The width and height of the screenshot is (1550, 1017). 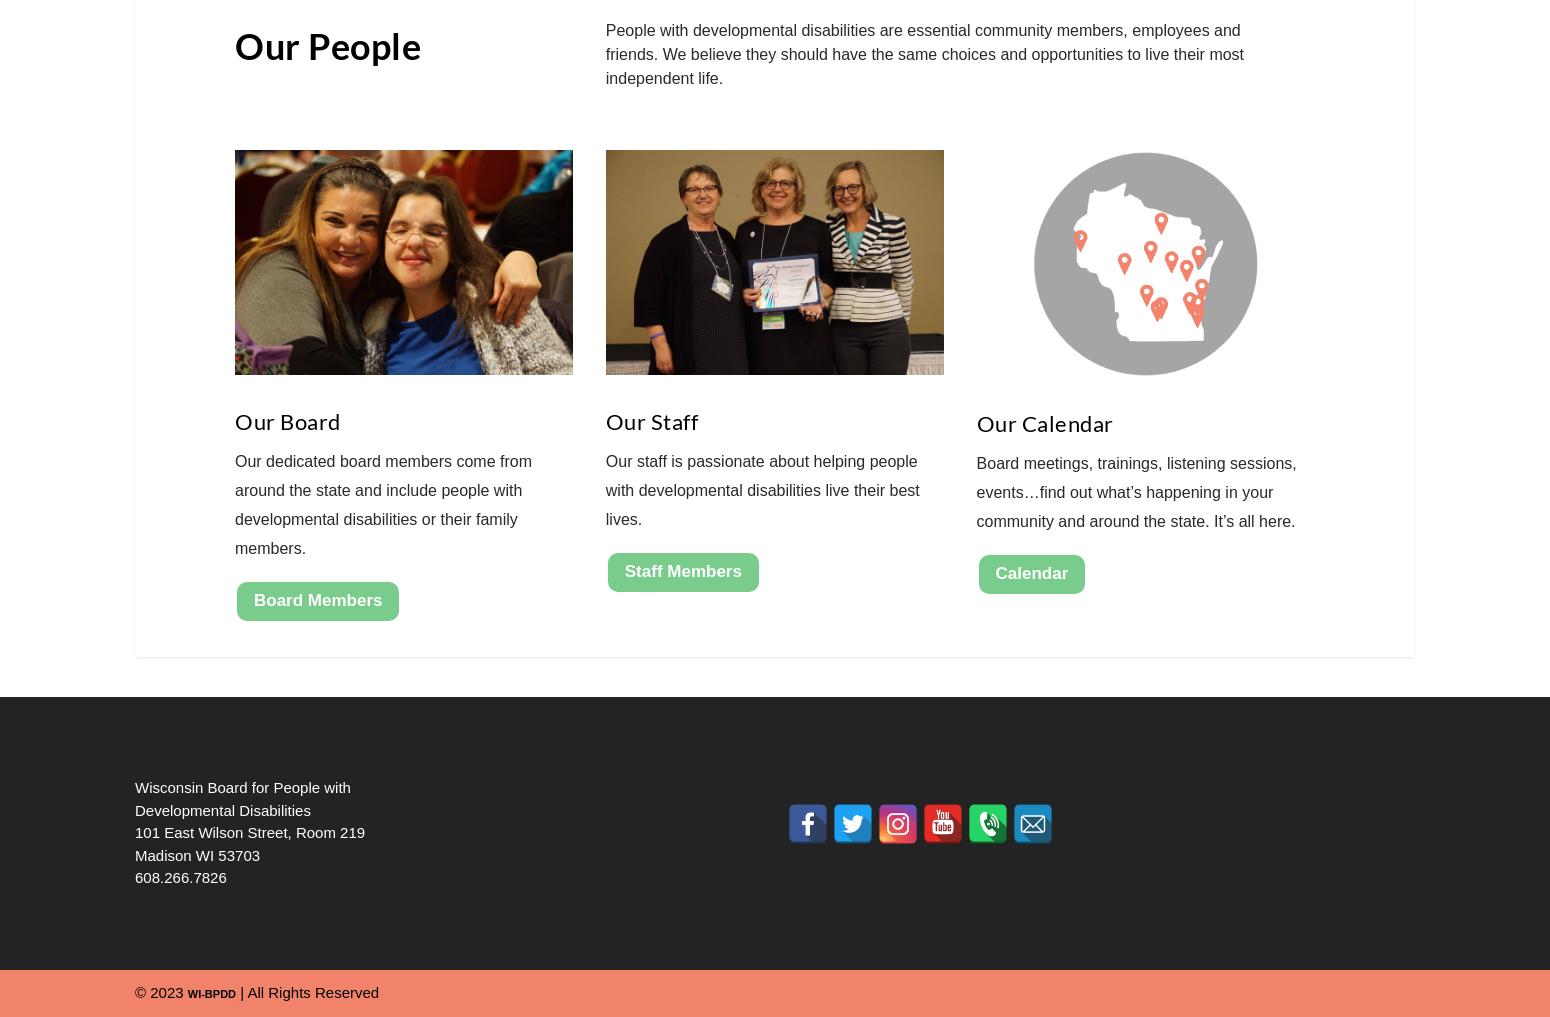 What do you see at coordinates (160, 992) in the screenshot?
I see `'© 2023'` at bounding box center [160, 992].